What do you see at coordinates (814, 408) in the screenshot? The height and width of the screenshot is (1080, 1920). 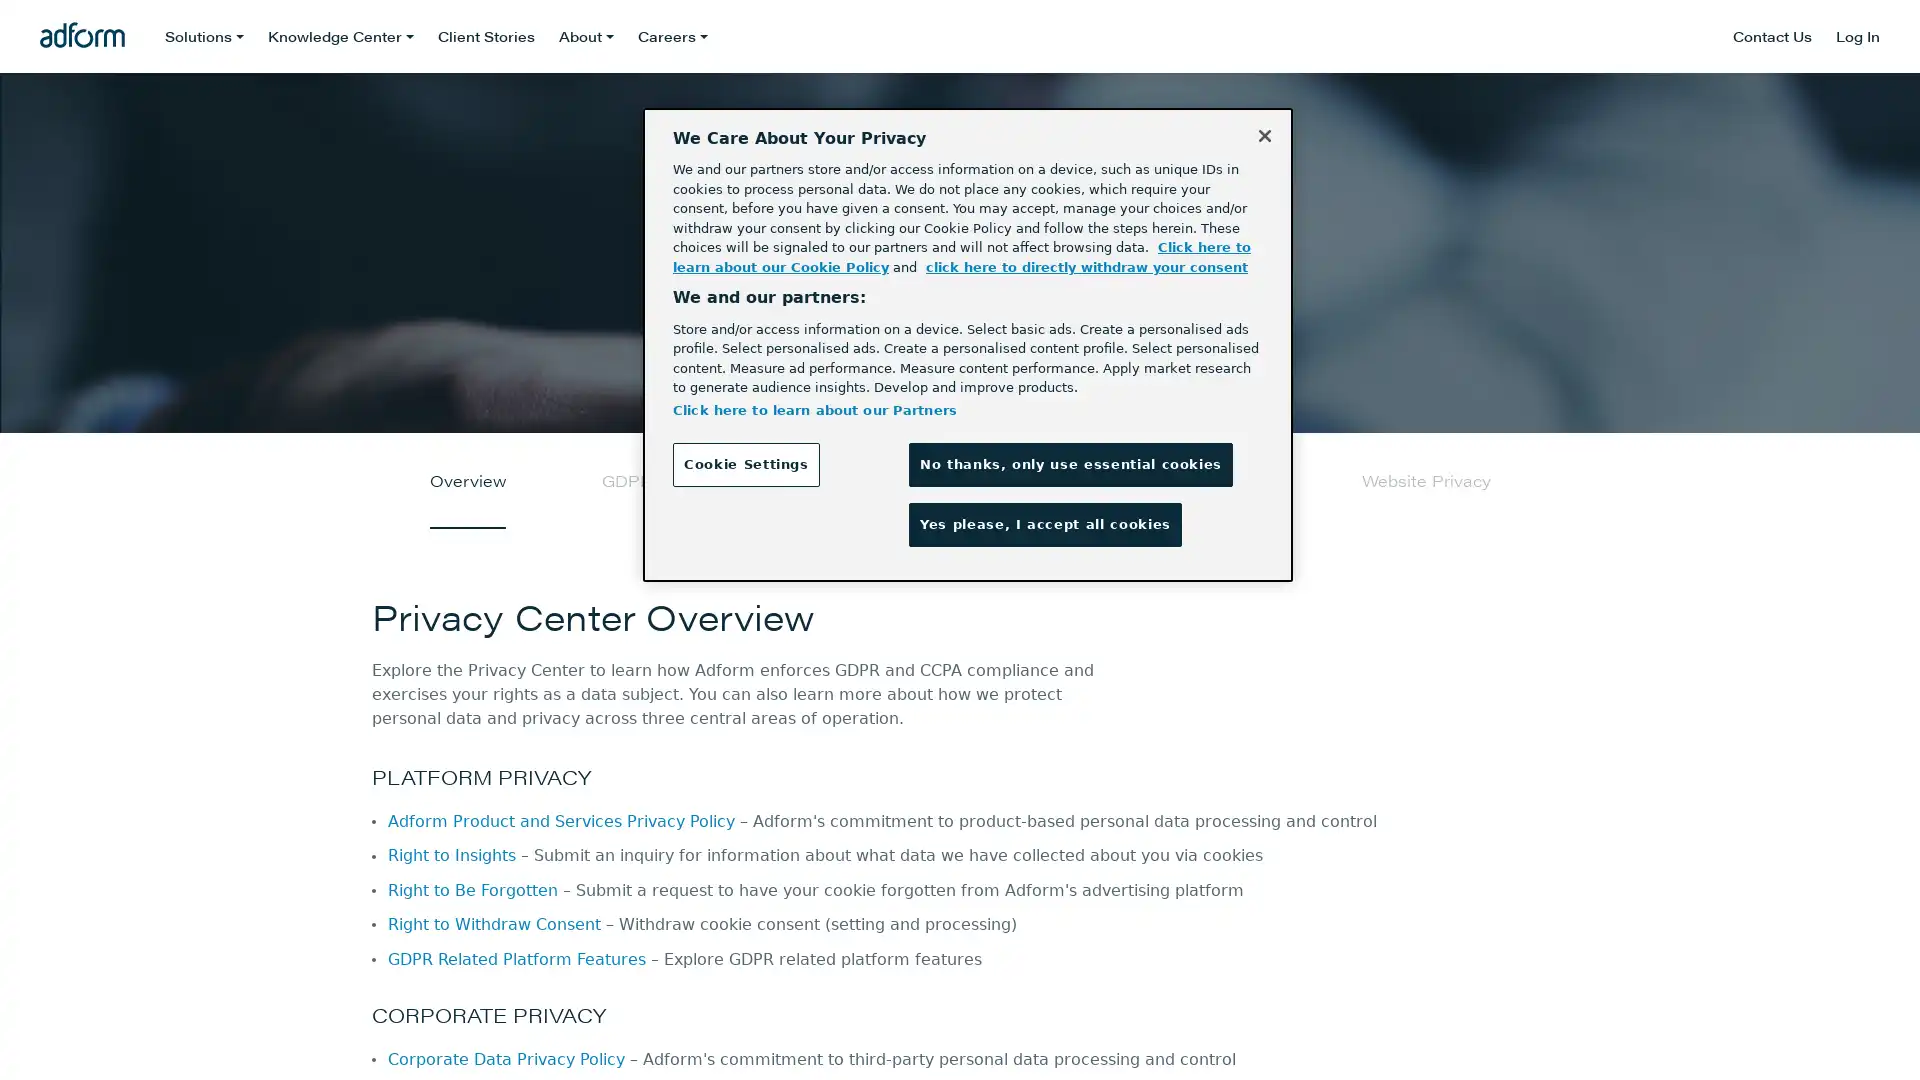 I see `Click here to learn about our Partners` at bounding box center [814, 408].